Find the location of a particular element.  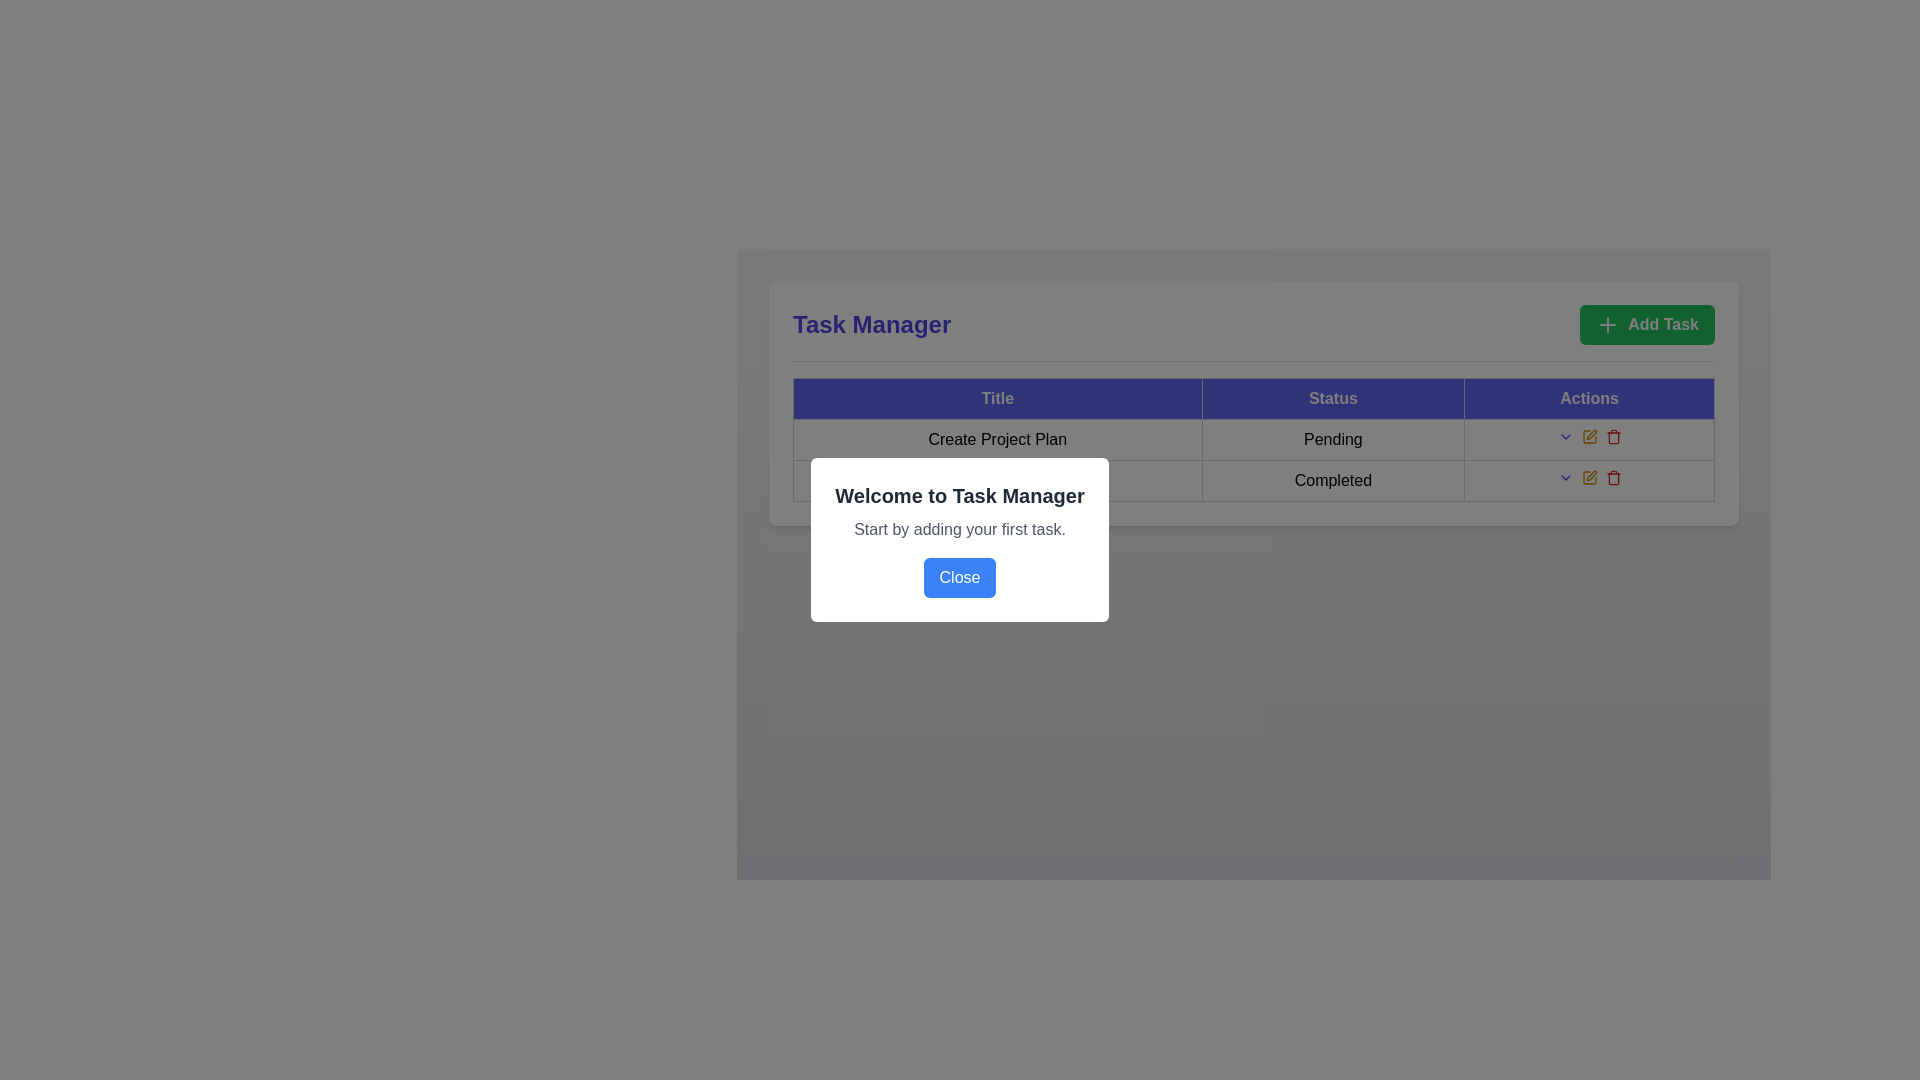

the interactive trash bin icon button in the 'Actions' column corresponding to the 'Completed' task is located at coordinates (1613, 478).